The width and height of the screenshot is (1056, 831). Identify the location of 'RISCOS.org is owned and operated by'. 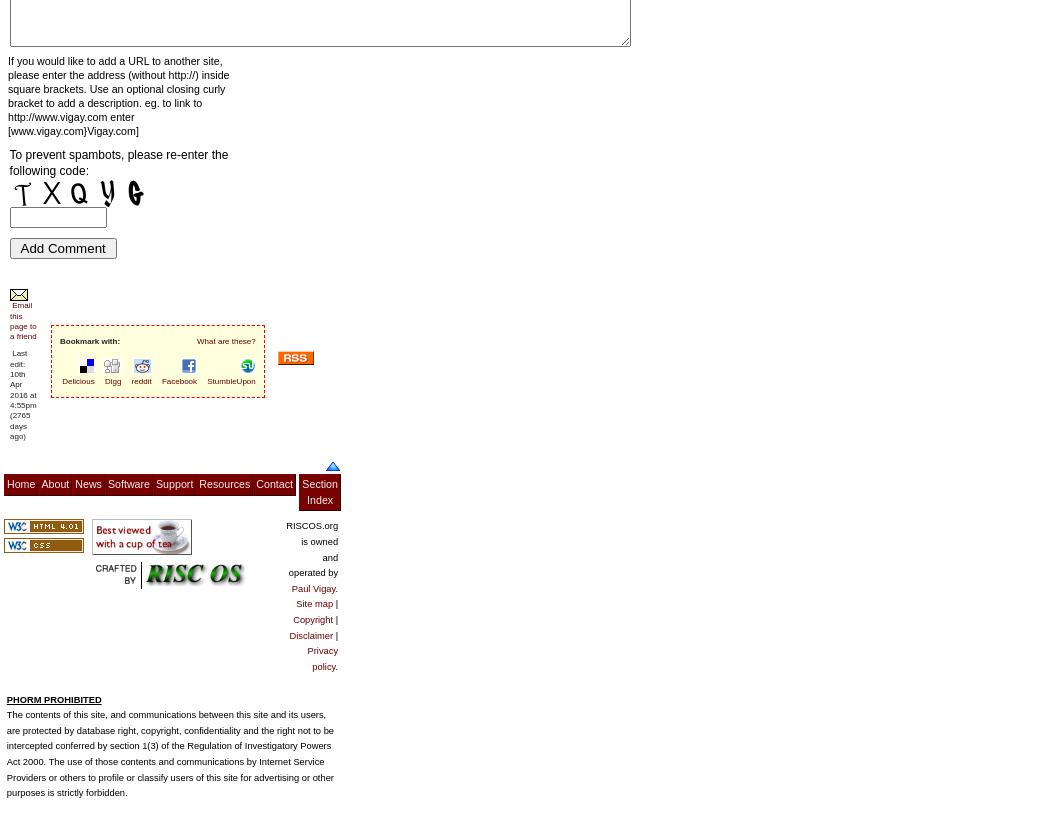
(312, 548).